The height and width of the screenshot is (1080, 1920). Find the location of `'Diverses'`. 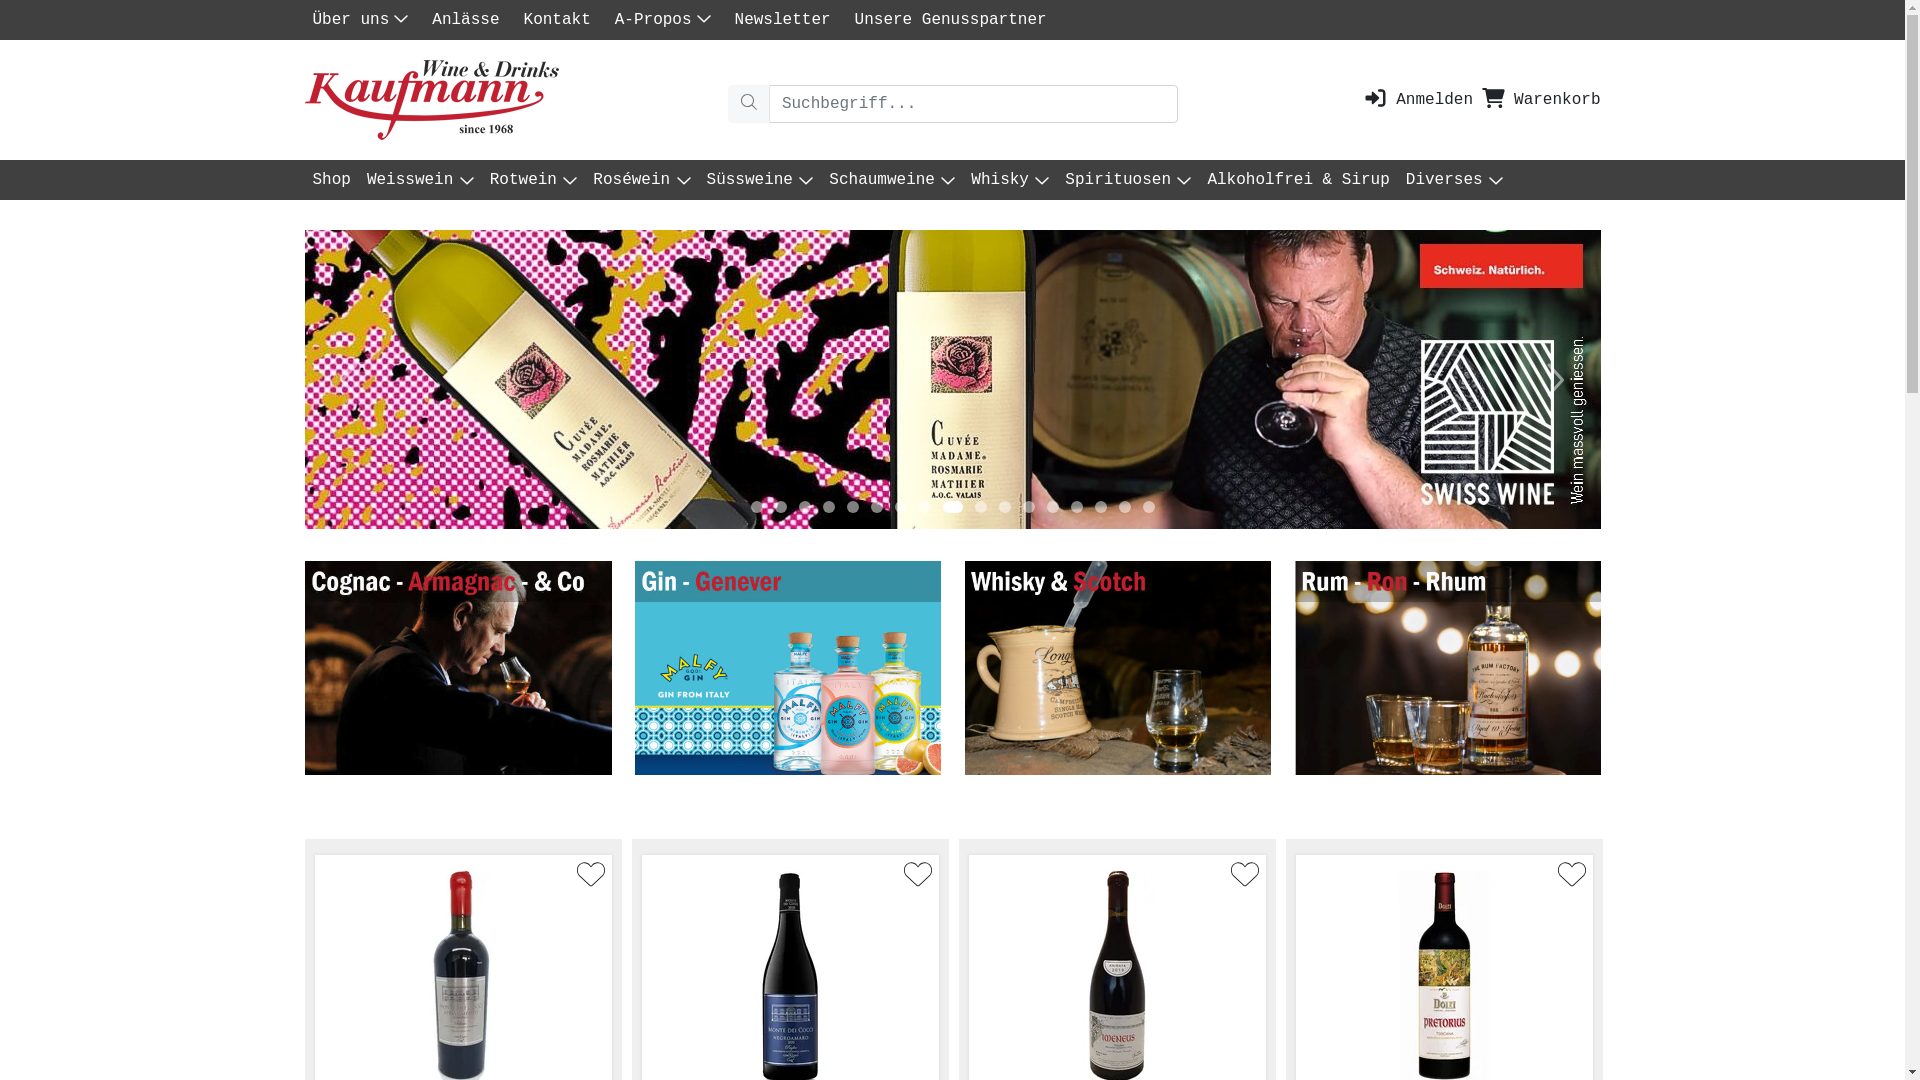

'Diverses' is located at coordinates (1454, 180).